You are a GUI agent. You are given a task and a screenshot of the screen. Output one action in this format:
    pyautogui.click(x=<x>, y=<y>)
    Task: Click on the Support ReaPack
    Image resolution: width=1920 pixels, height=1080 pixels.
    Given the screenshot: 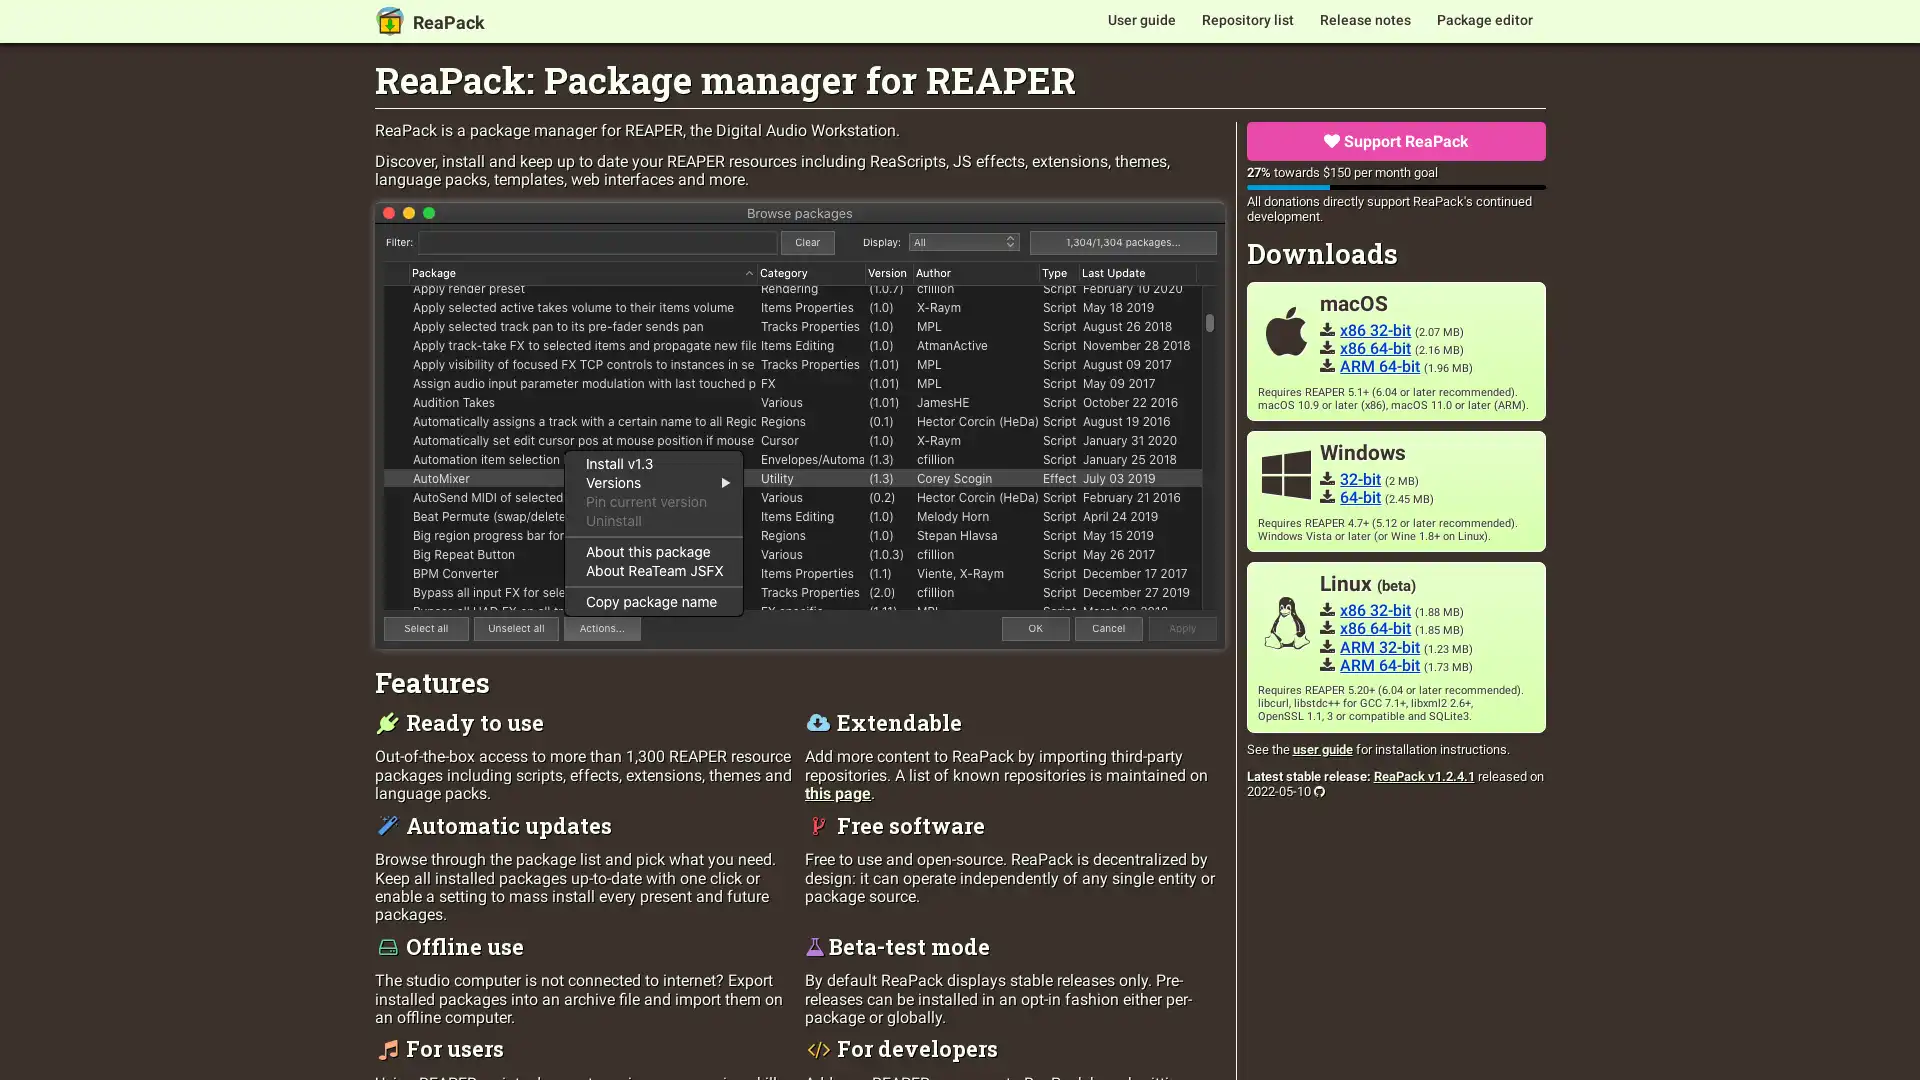 What is the action you would take?
    pyautogui.click(x=1394, y=139)
    